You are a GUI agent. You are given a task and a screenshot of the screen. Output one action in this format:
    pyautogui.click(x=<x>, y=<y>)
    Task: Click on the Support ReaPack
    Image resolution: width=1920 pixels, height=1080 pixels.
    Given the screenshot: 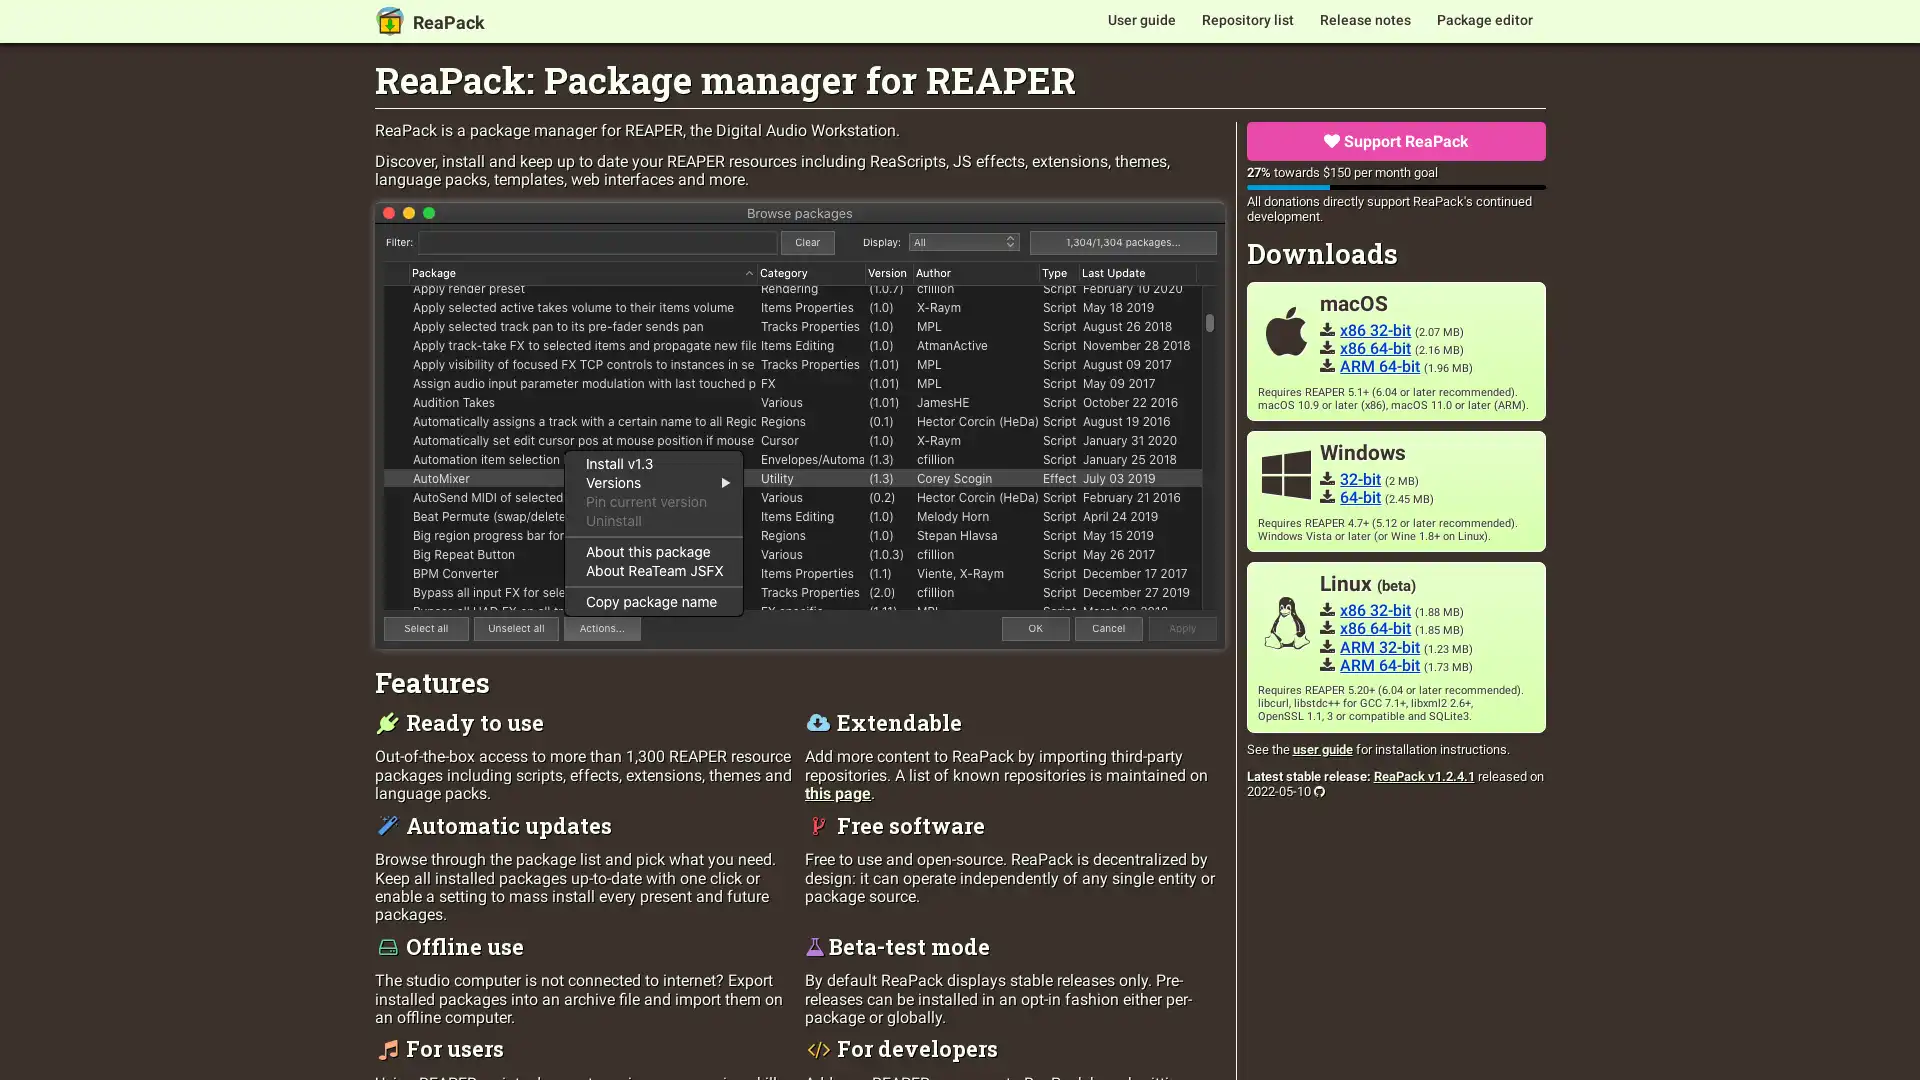 What is the action you would take?
    pyautogui.click(x=1394, y=139)
    